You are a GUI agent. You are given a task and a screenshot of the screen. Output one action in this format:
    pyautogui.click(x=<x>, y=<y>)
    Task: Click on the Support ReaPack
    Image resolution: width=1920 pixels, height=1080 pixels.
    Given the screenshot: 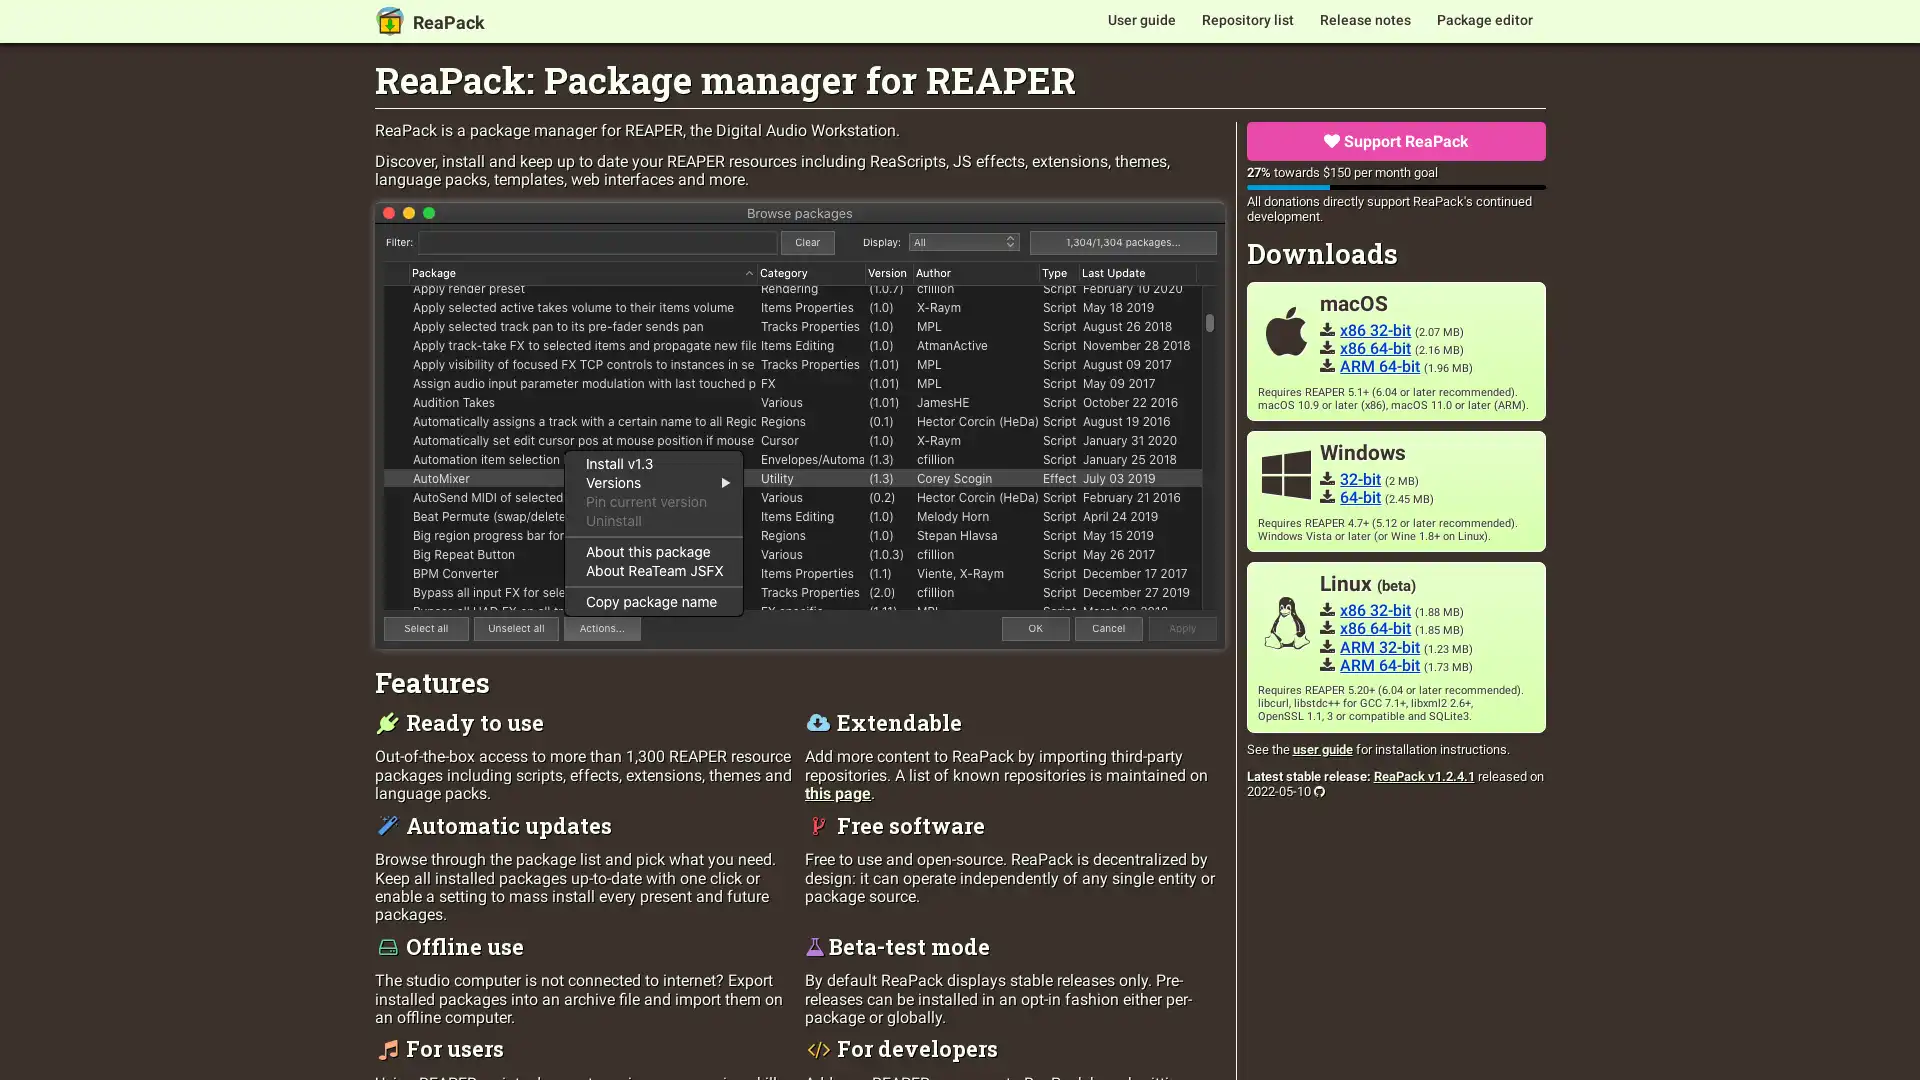 What is the action you would take?
    pyautogui.click(x=1394, y=139)
    